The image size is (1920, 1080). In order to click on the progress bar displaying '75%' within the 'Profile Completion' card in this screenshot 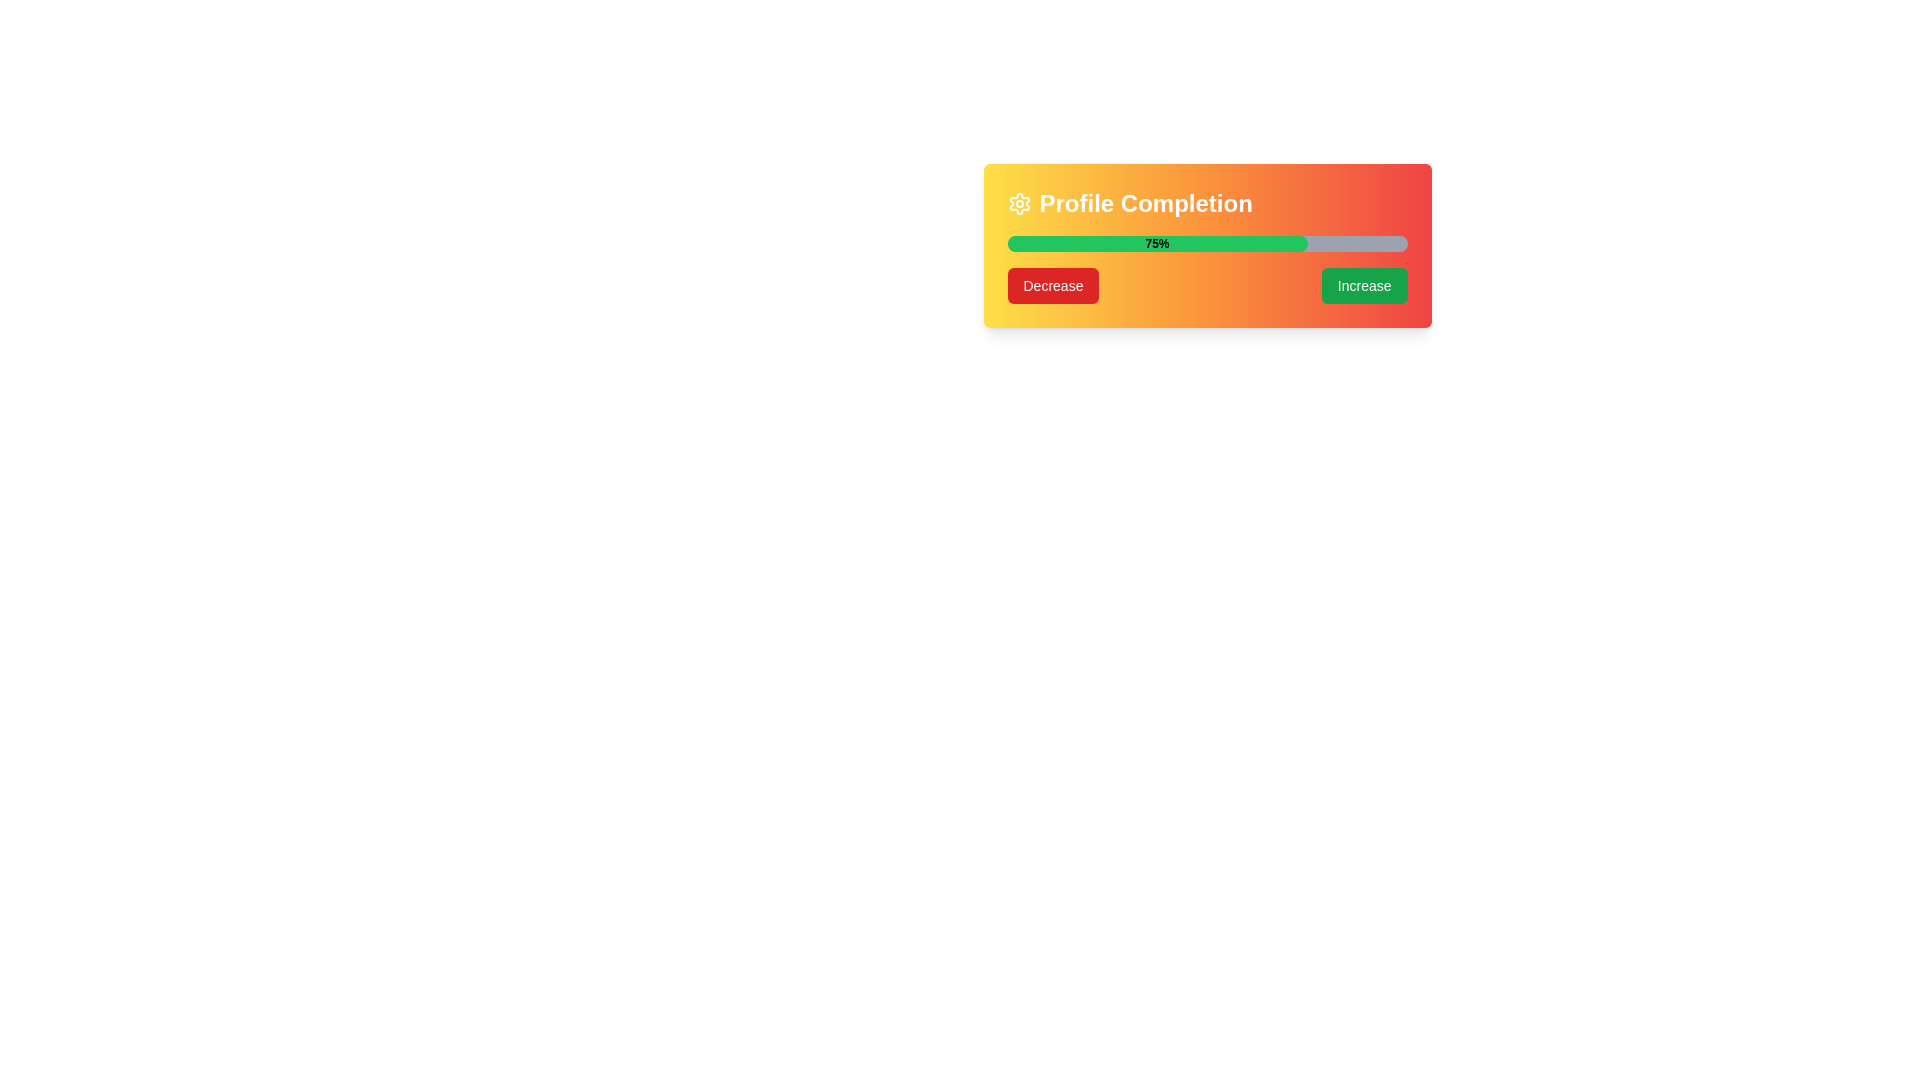, I will do `click(1206, 242)`.